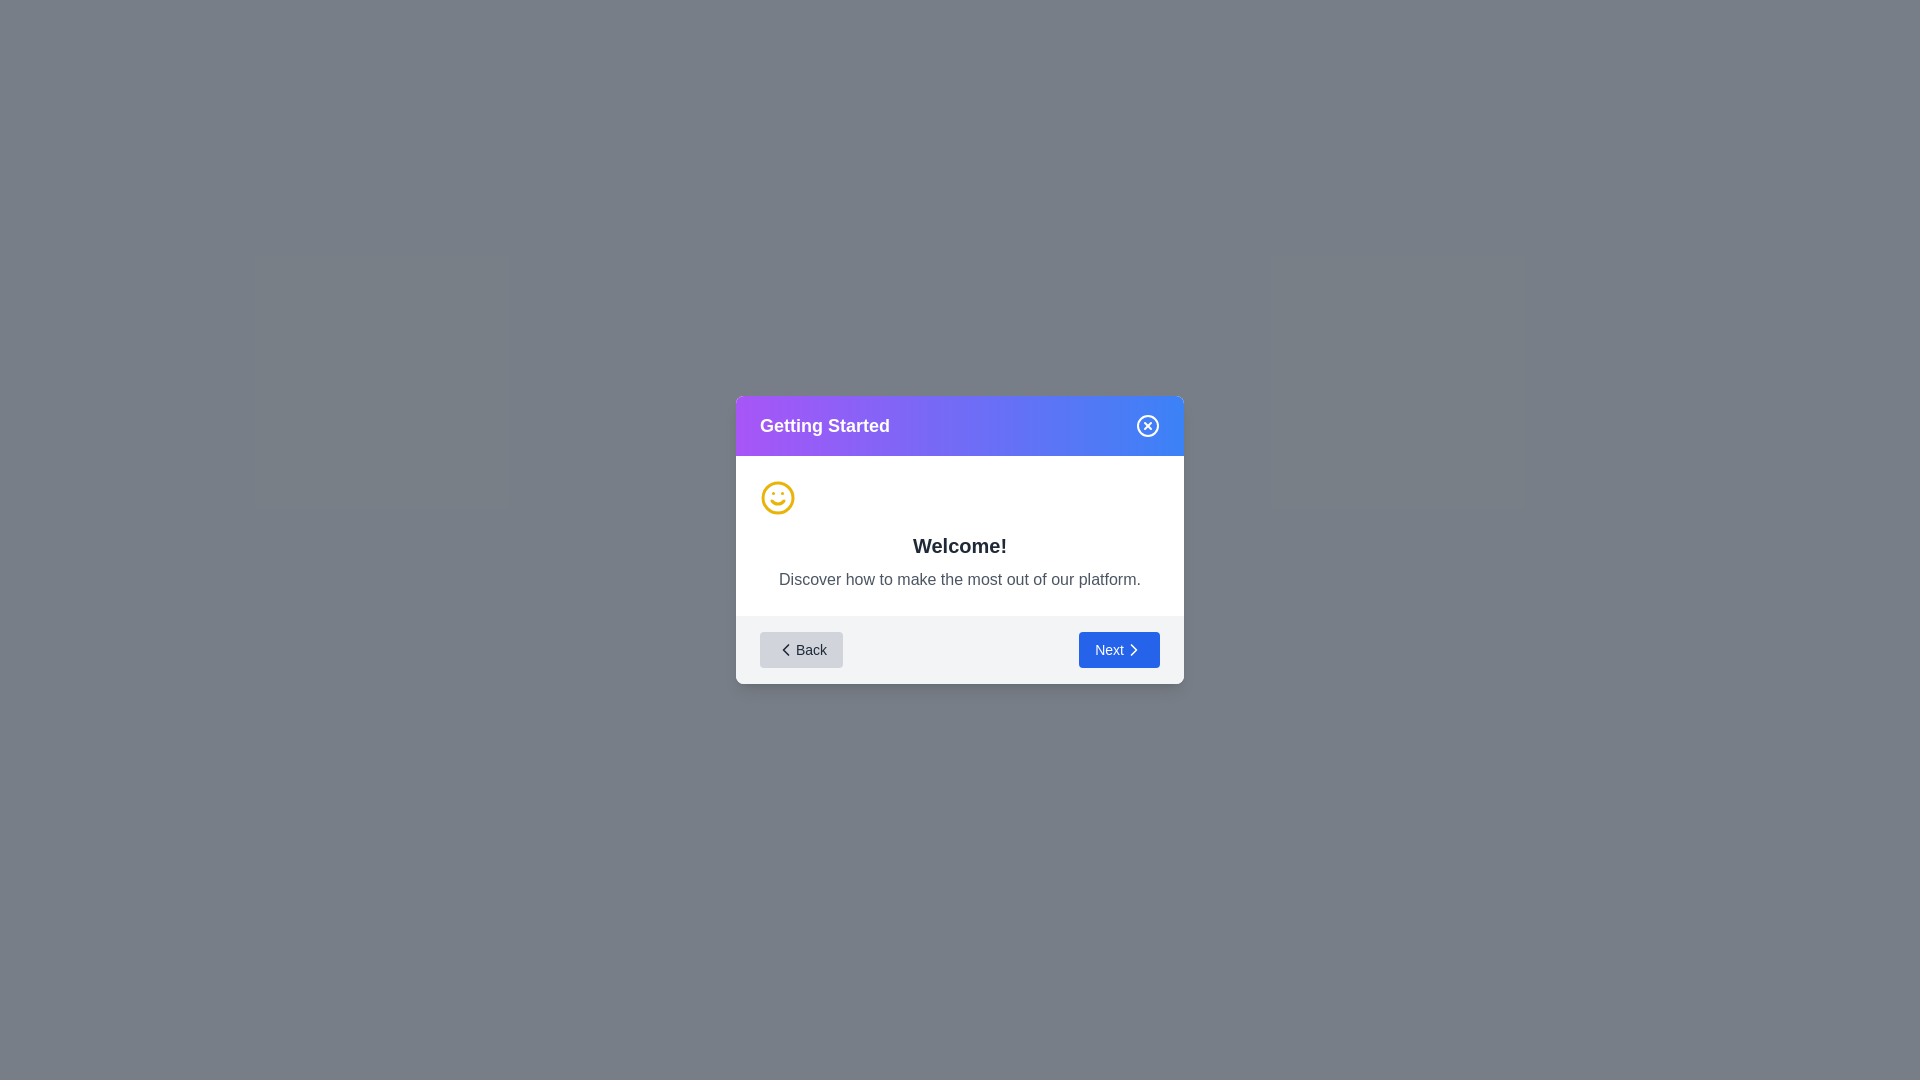  Describe the element at coordinates (785, 650) in the screenshot. I see `the left-facing chevron arrow icon within the 'Back' button located at the bottom-left part of the dialog box` at that location.